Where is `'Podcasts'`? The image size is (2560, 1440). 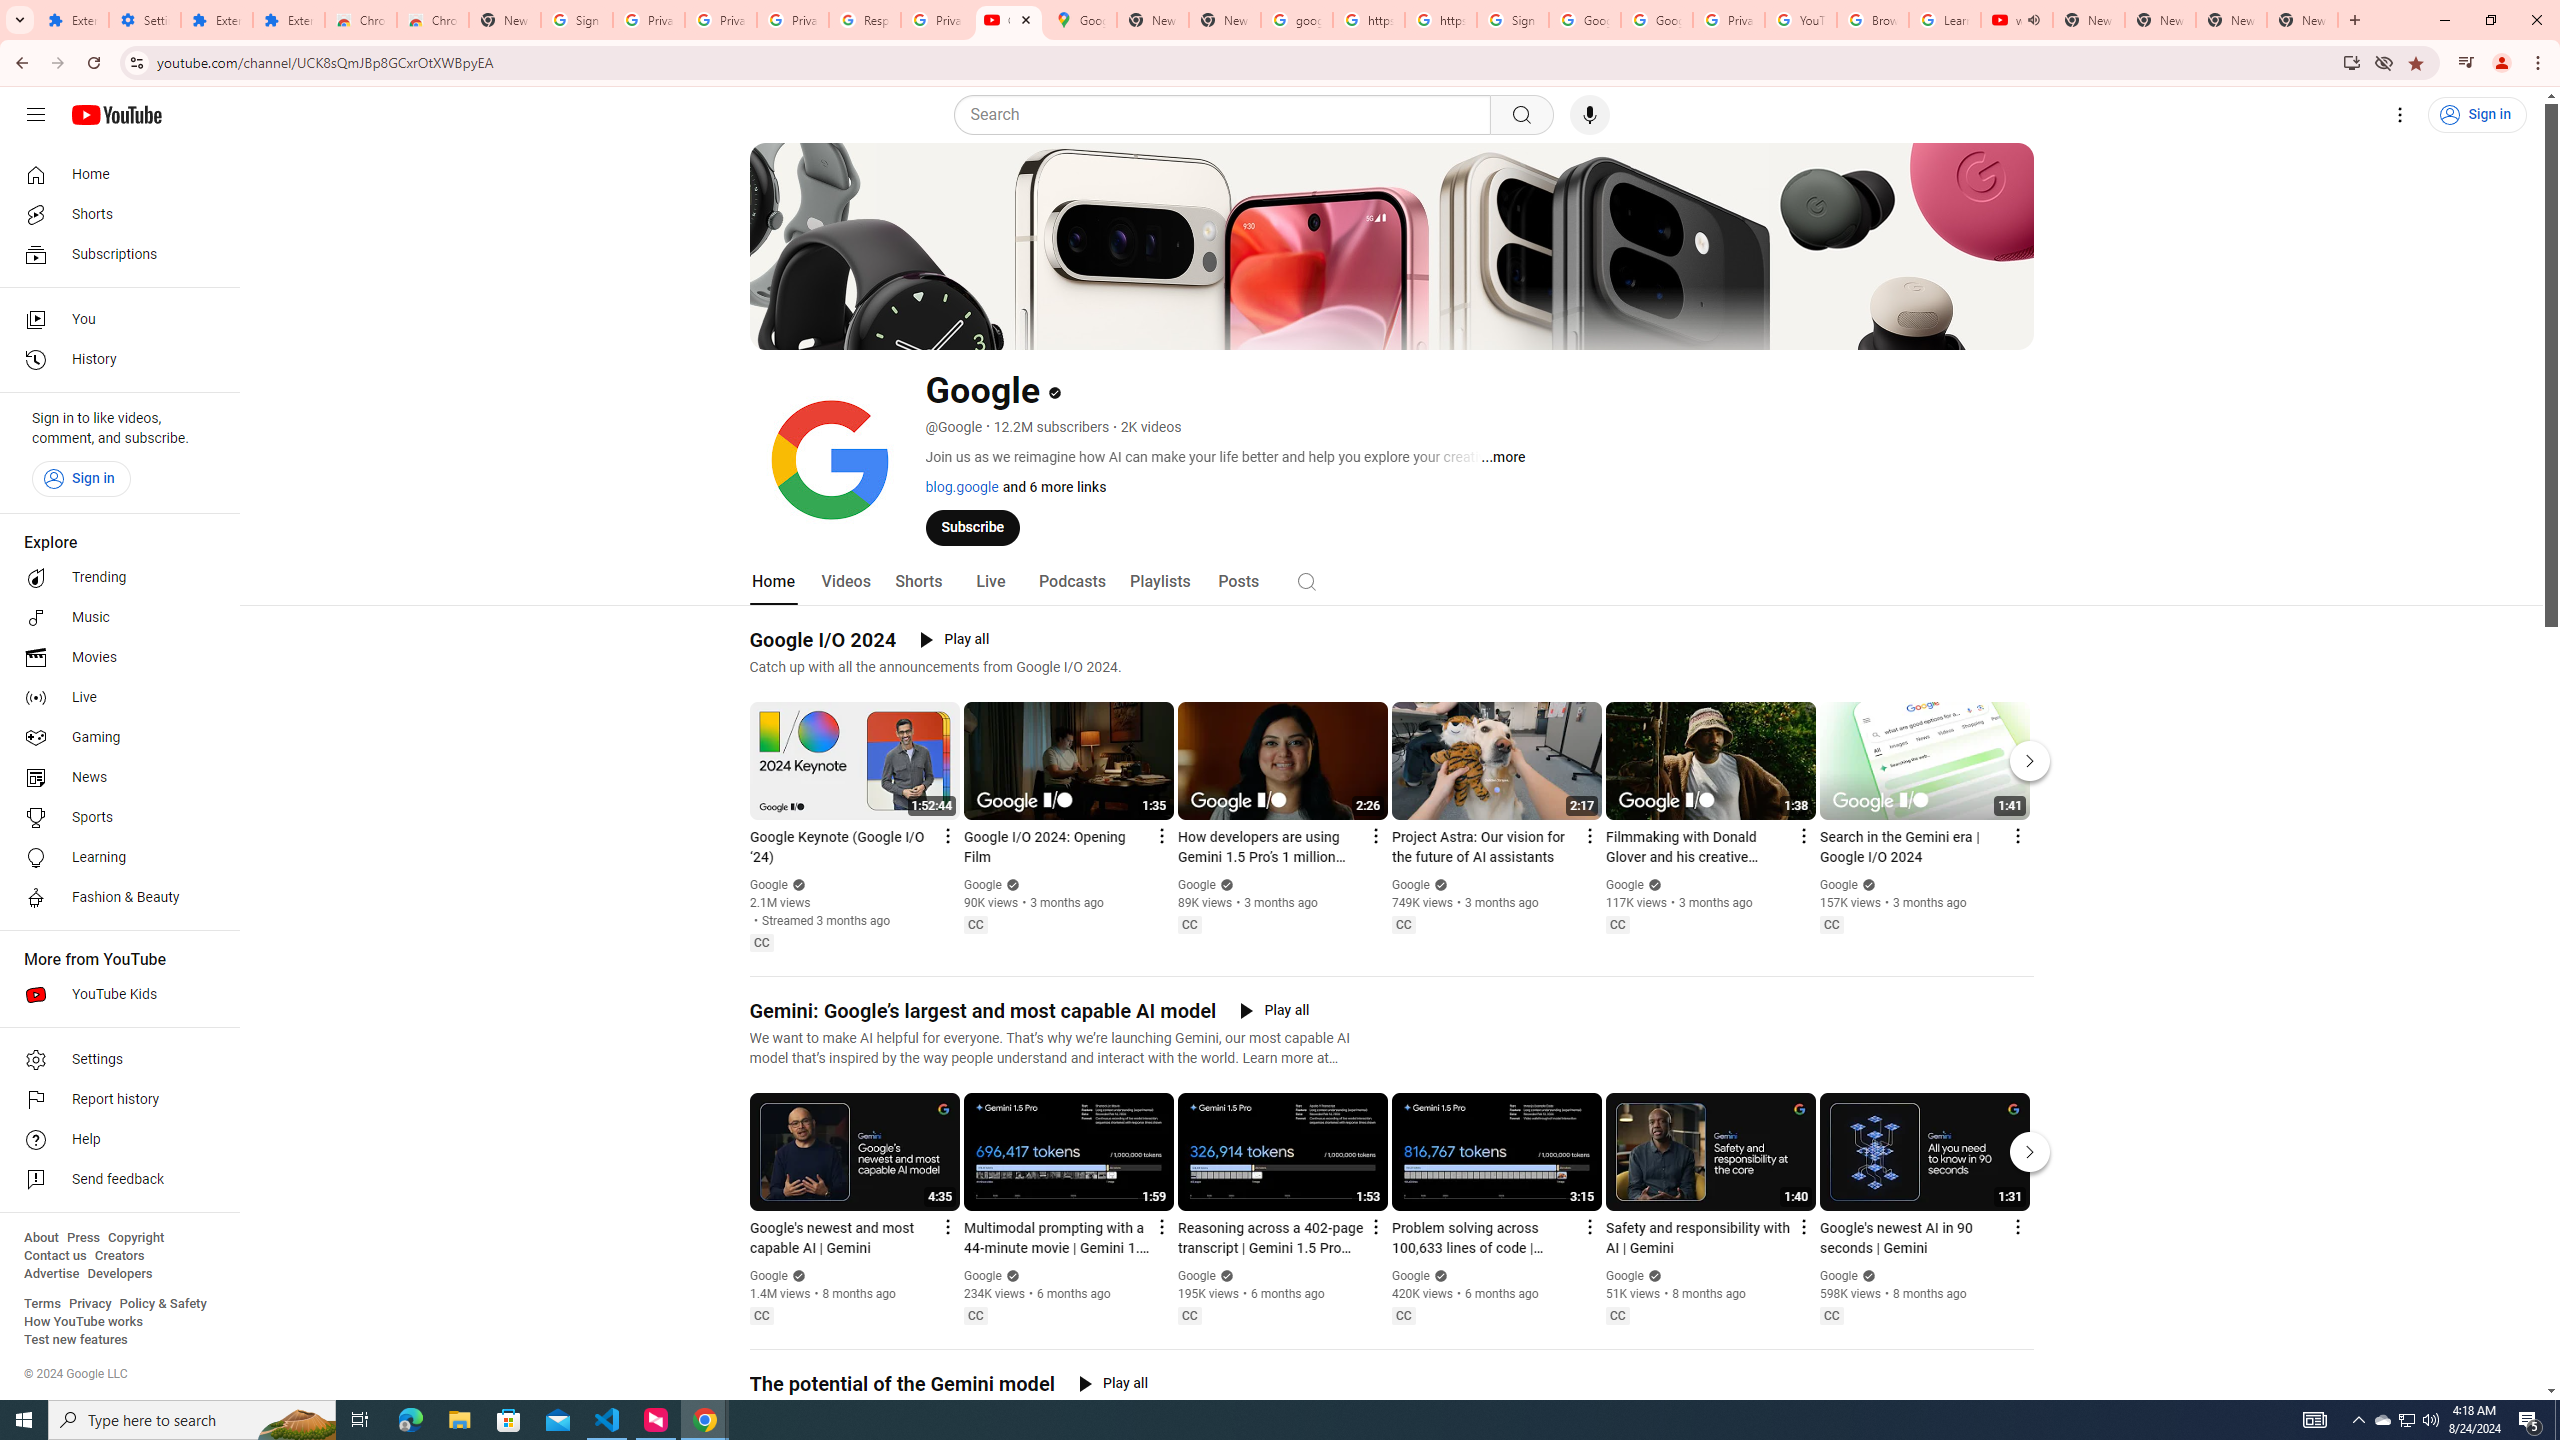 'Podcasts' is located at coordinates (1071, 581).